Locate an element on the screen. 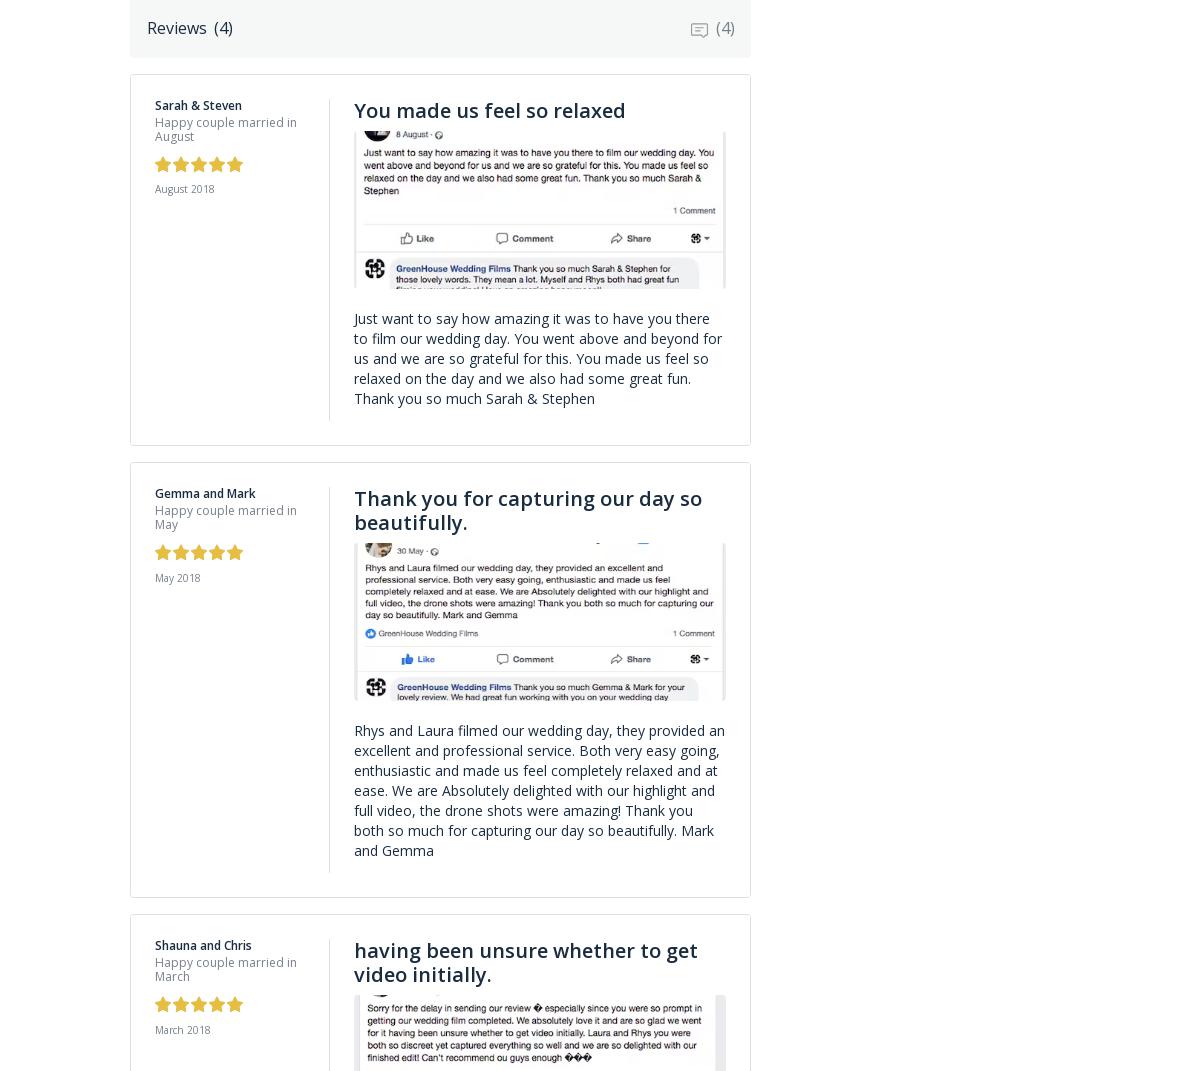 The height and width of the screenshot is (1071, 1200). 'March 2018' is located at coordinates (154, 1029).